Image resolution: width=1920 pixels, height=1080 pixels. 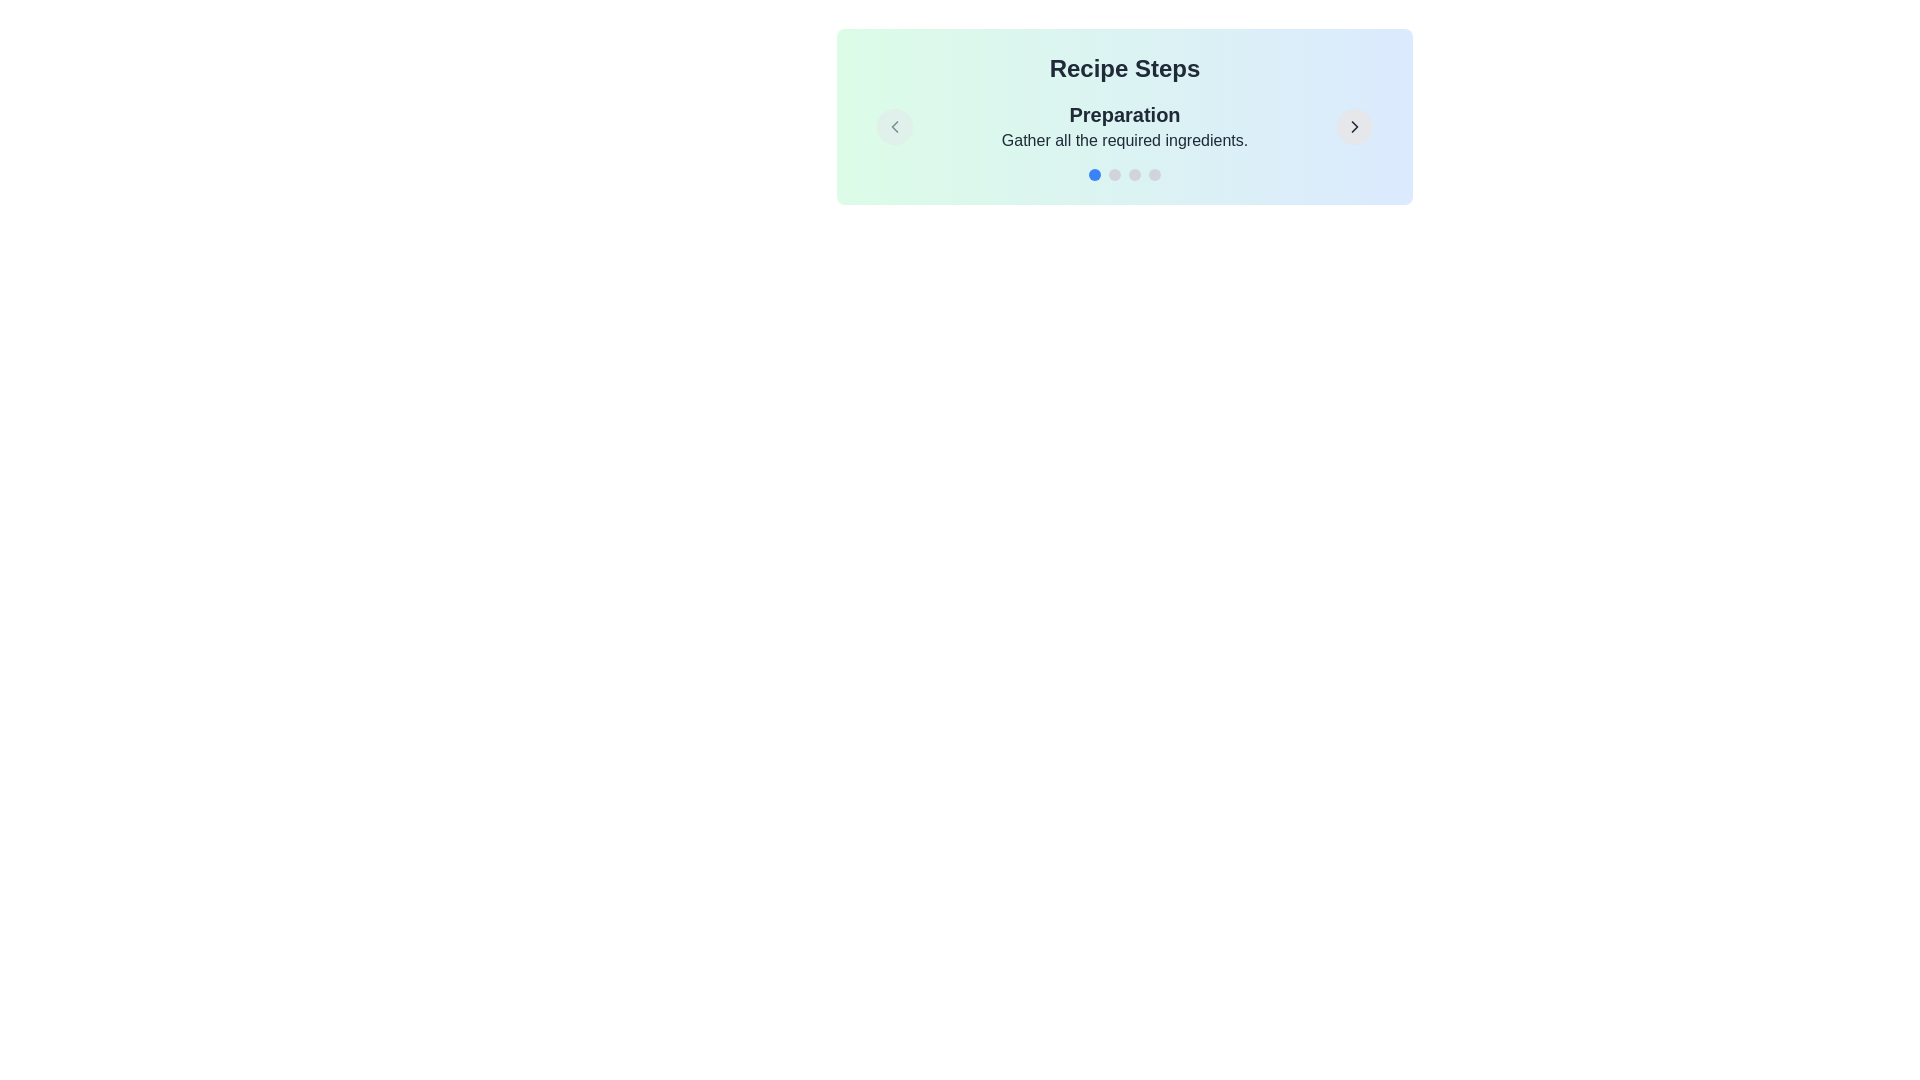 I want to click on the forward navigation button, which is a right-pointing arrow located within a circular button on the right side of the 'Recipe Steps' card, so click(x=1354, y=127).